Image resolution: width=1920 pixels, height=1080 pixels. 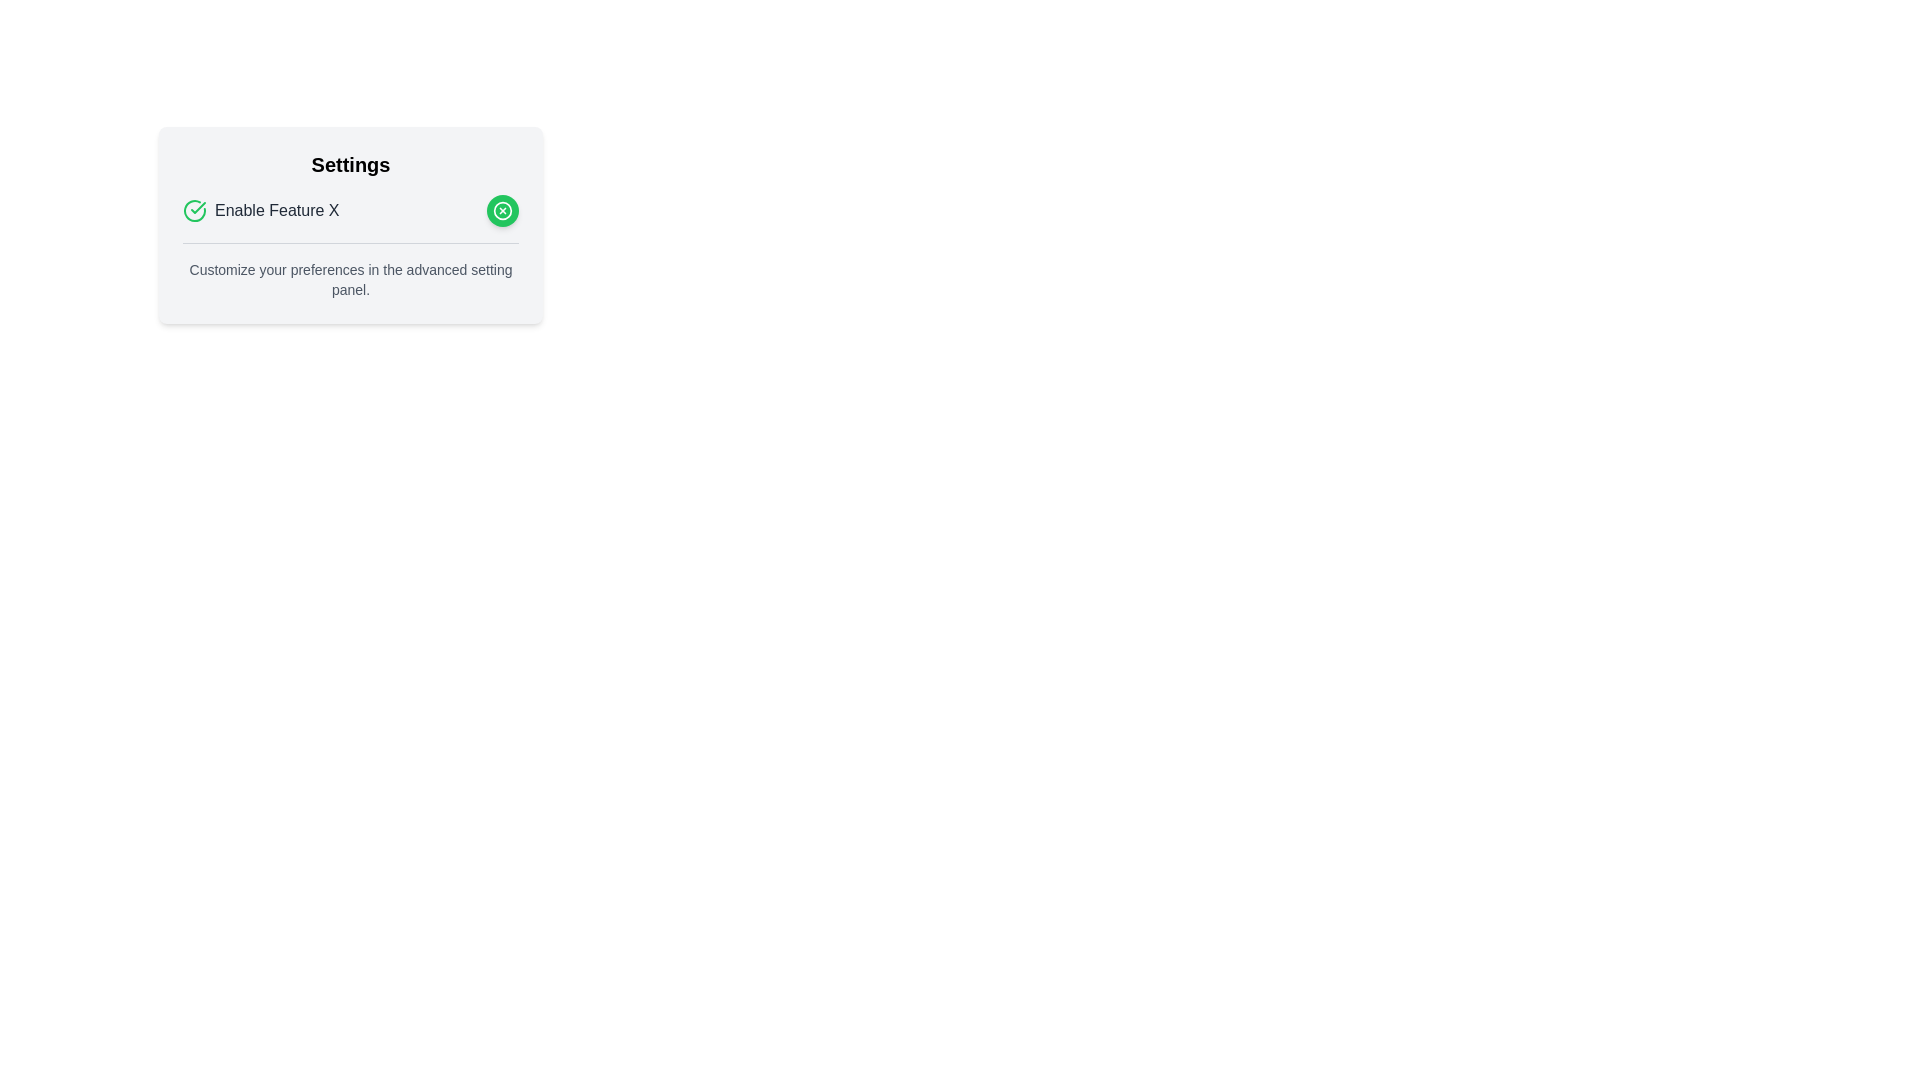 What do you see at coordinates (503, 211) in the screenshot?
I see `the circular green button with a white cross icon, located at the right end of the row containing the text 'Enable Feature X'` at bounding box center [503, 211].